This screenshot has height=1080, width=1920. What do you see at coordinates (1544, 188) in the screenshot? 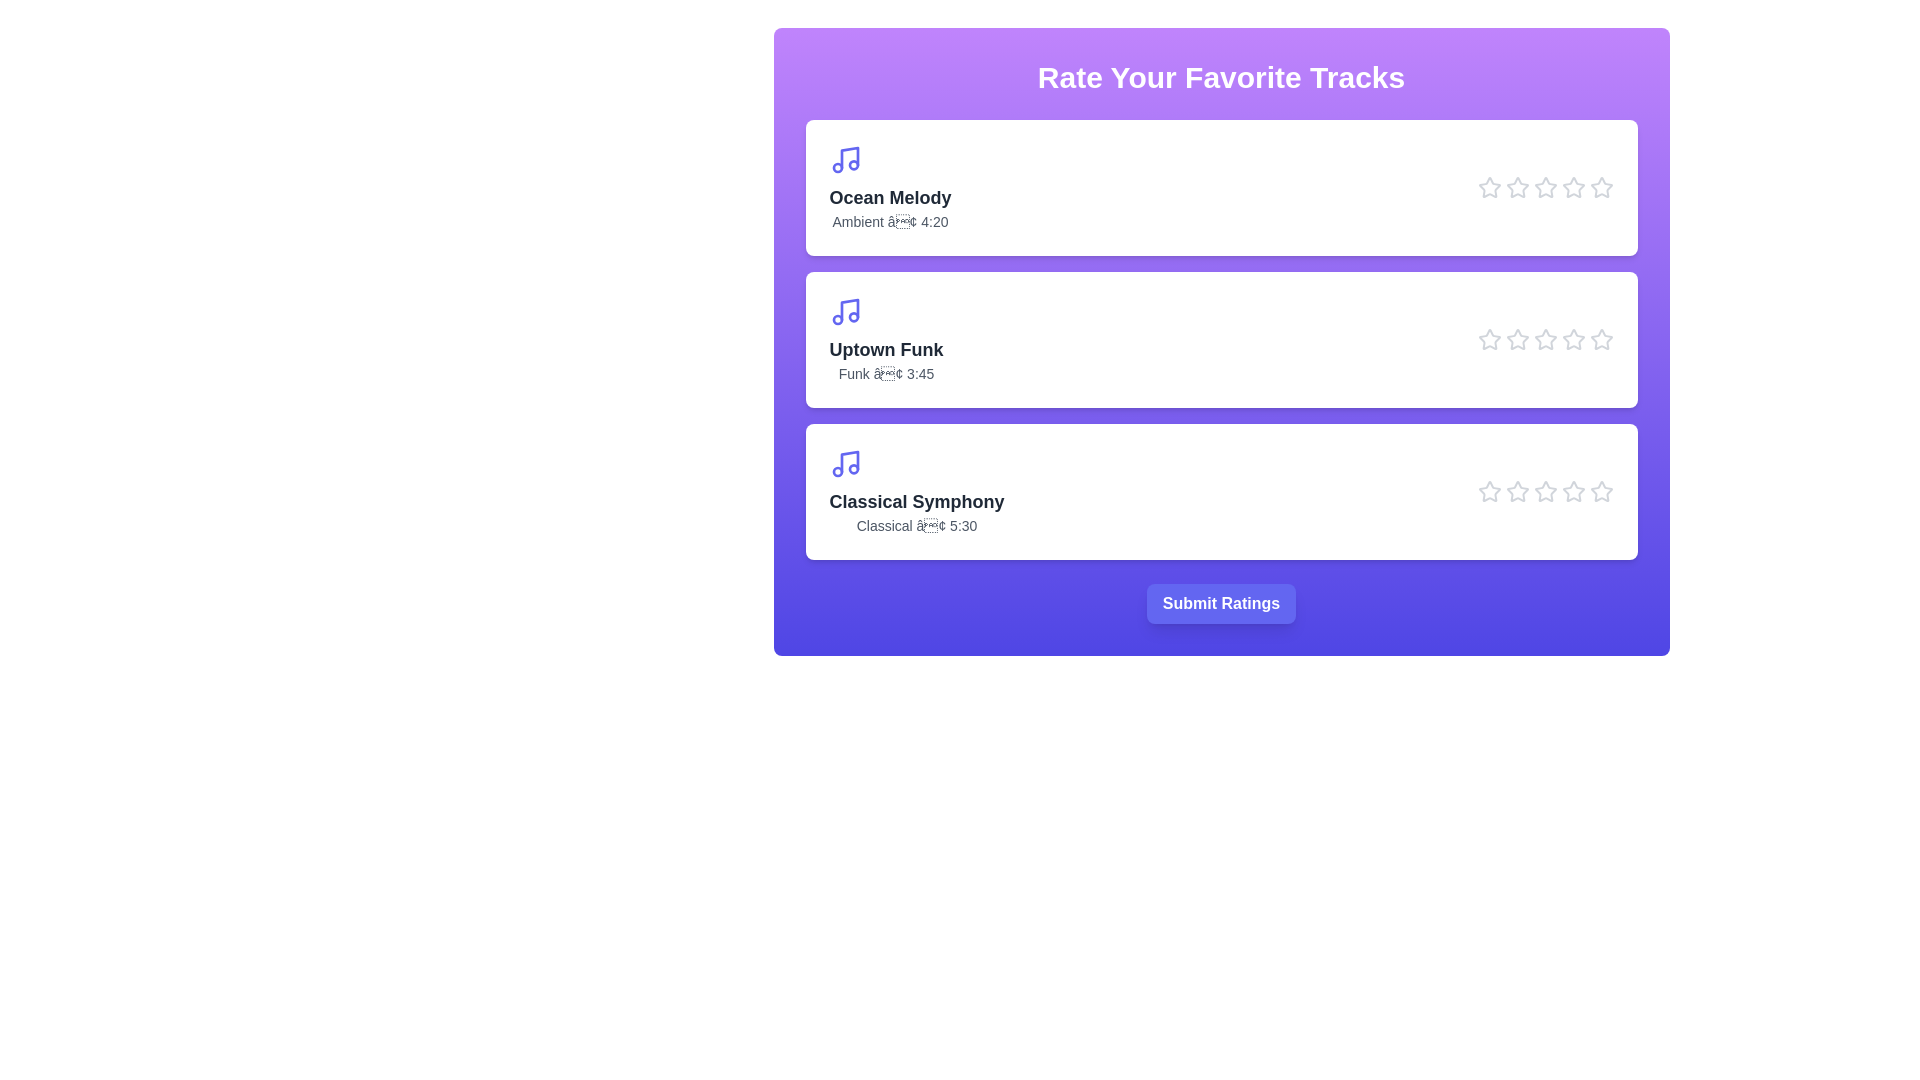
I see `the star icon corresponding to Ocean Melody at 3 stars to preview the rating` at bounding box center [1544, 188].